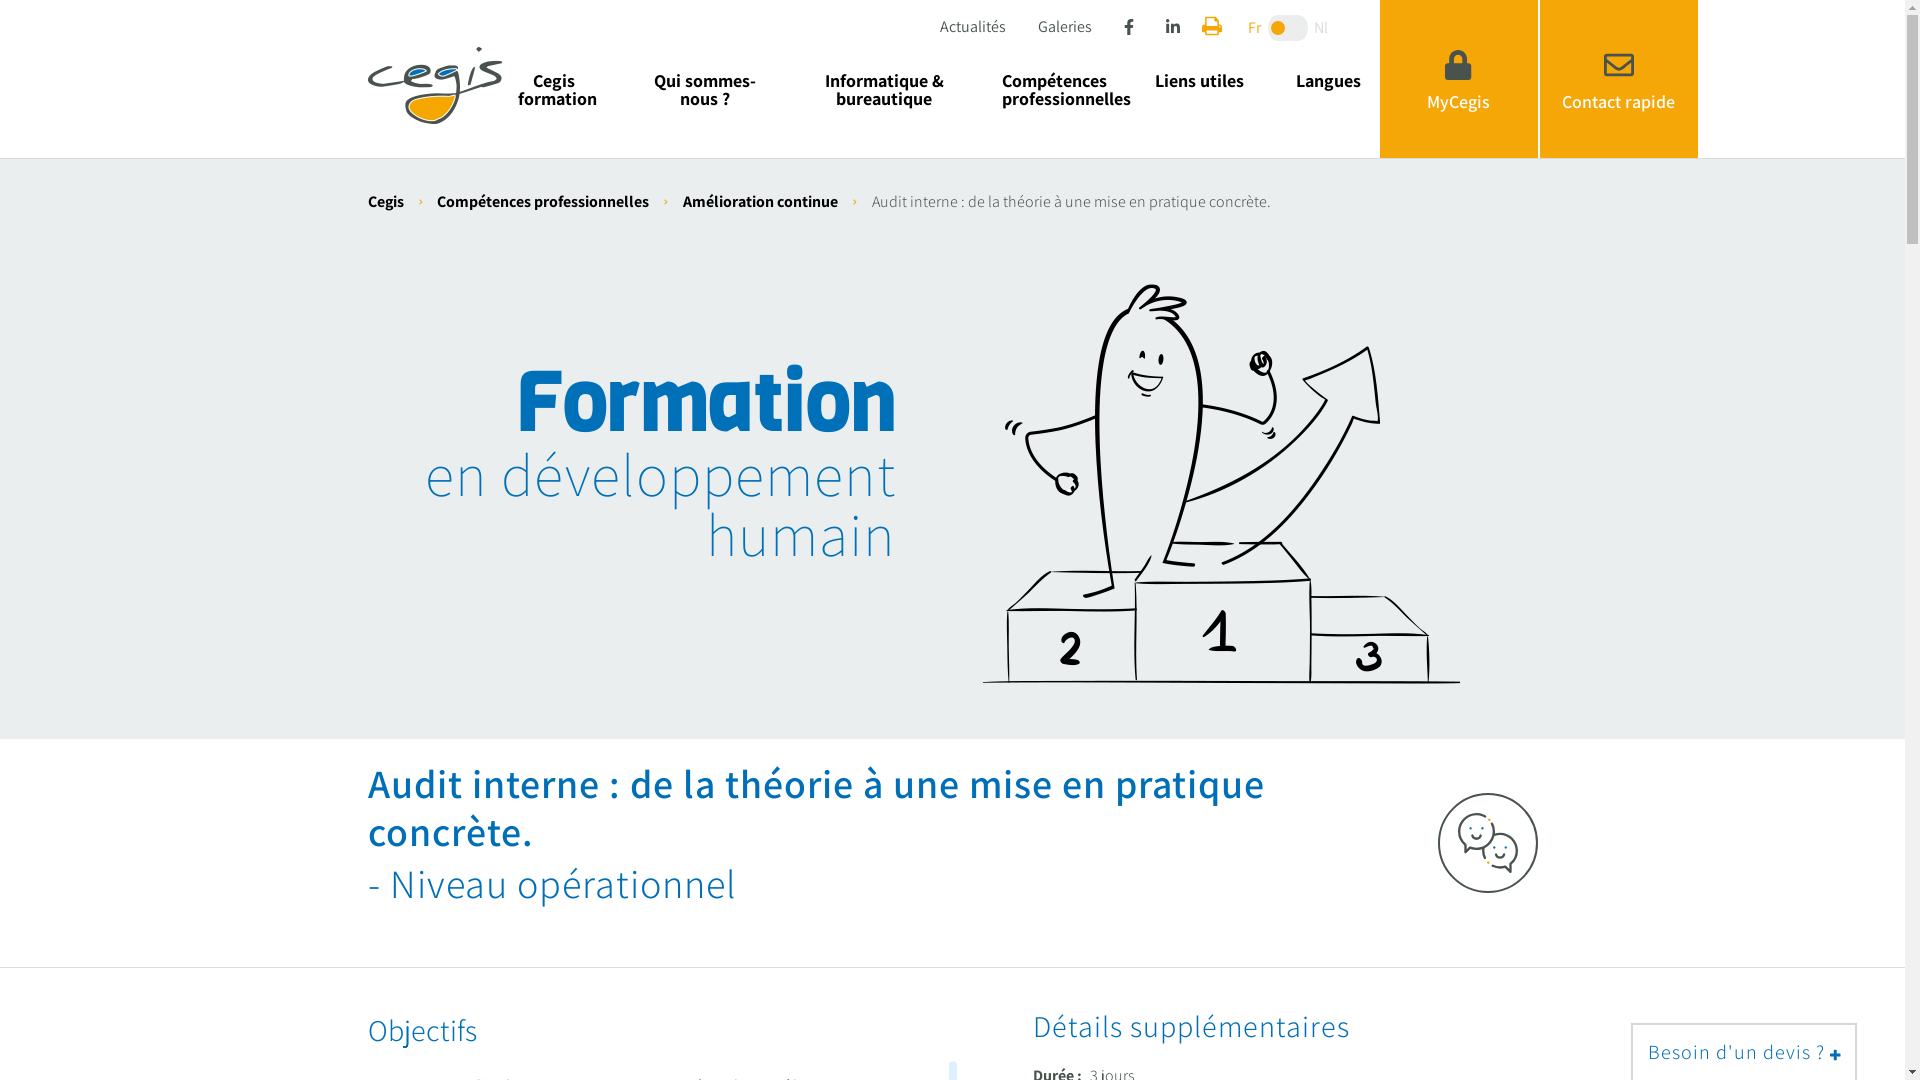 The image size is (1920, 1080). Describe the element at coordinates (502, 88) in the screenshot. I see `'Cegis formation'` at that location.